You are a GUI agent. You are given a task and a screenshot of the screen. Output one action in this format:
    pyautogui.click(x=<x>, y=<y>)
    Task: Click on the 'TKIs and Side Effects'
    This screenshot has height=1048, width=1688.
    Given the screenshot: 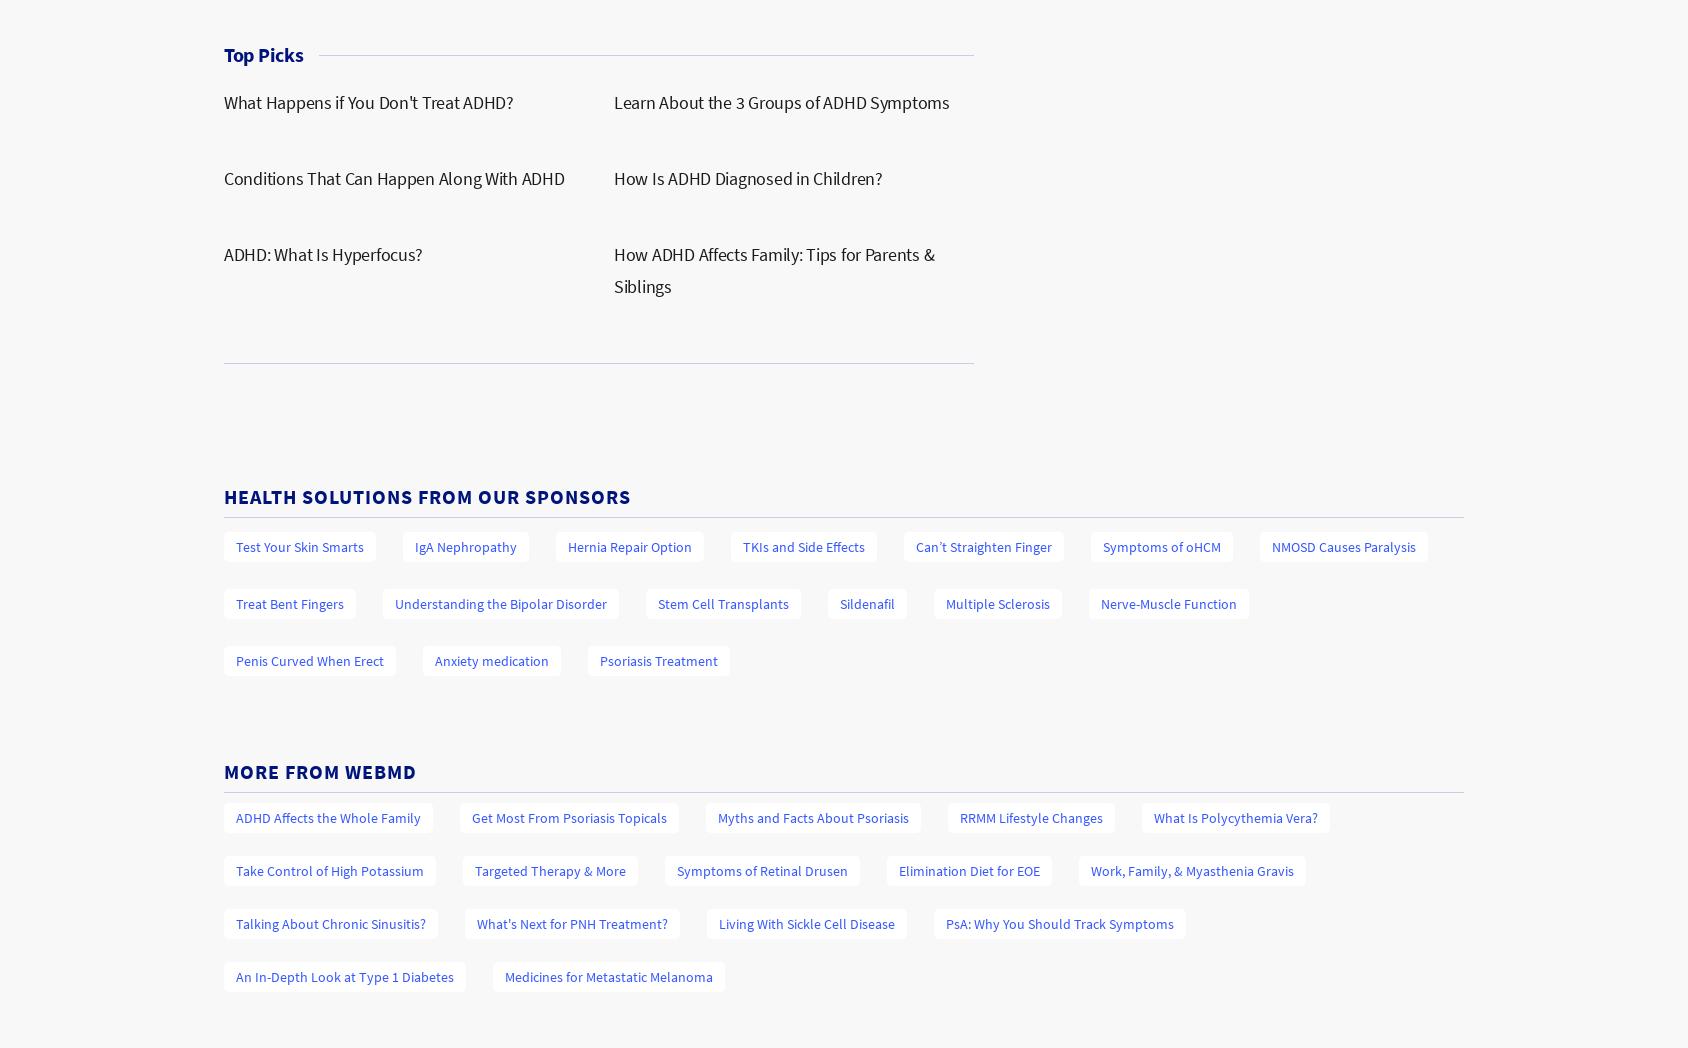 What is the action you would take?
    pyautogui.click(x=743, y=545)
    